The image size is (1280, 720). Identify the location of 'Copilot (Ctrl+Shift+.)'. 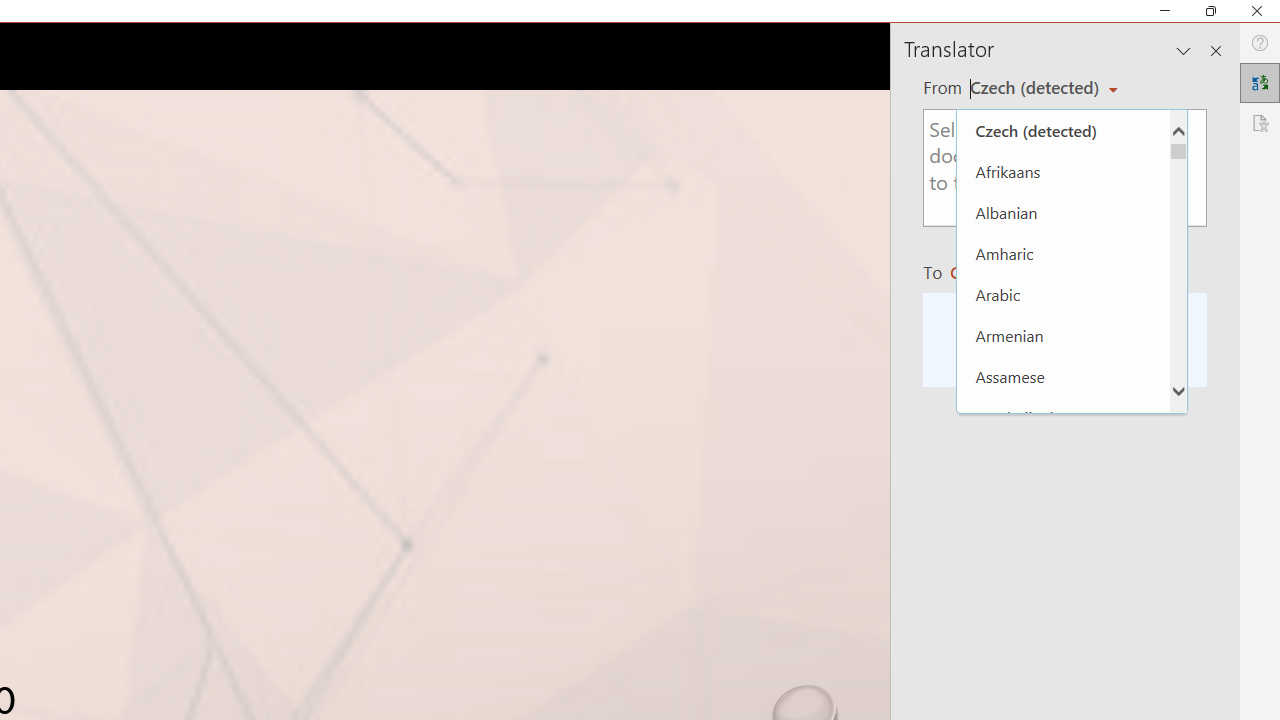
(1240, 81).